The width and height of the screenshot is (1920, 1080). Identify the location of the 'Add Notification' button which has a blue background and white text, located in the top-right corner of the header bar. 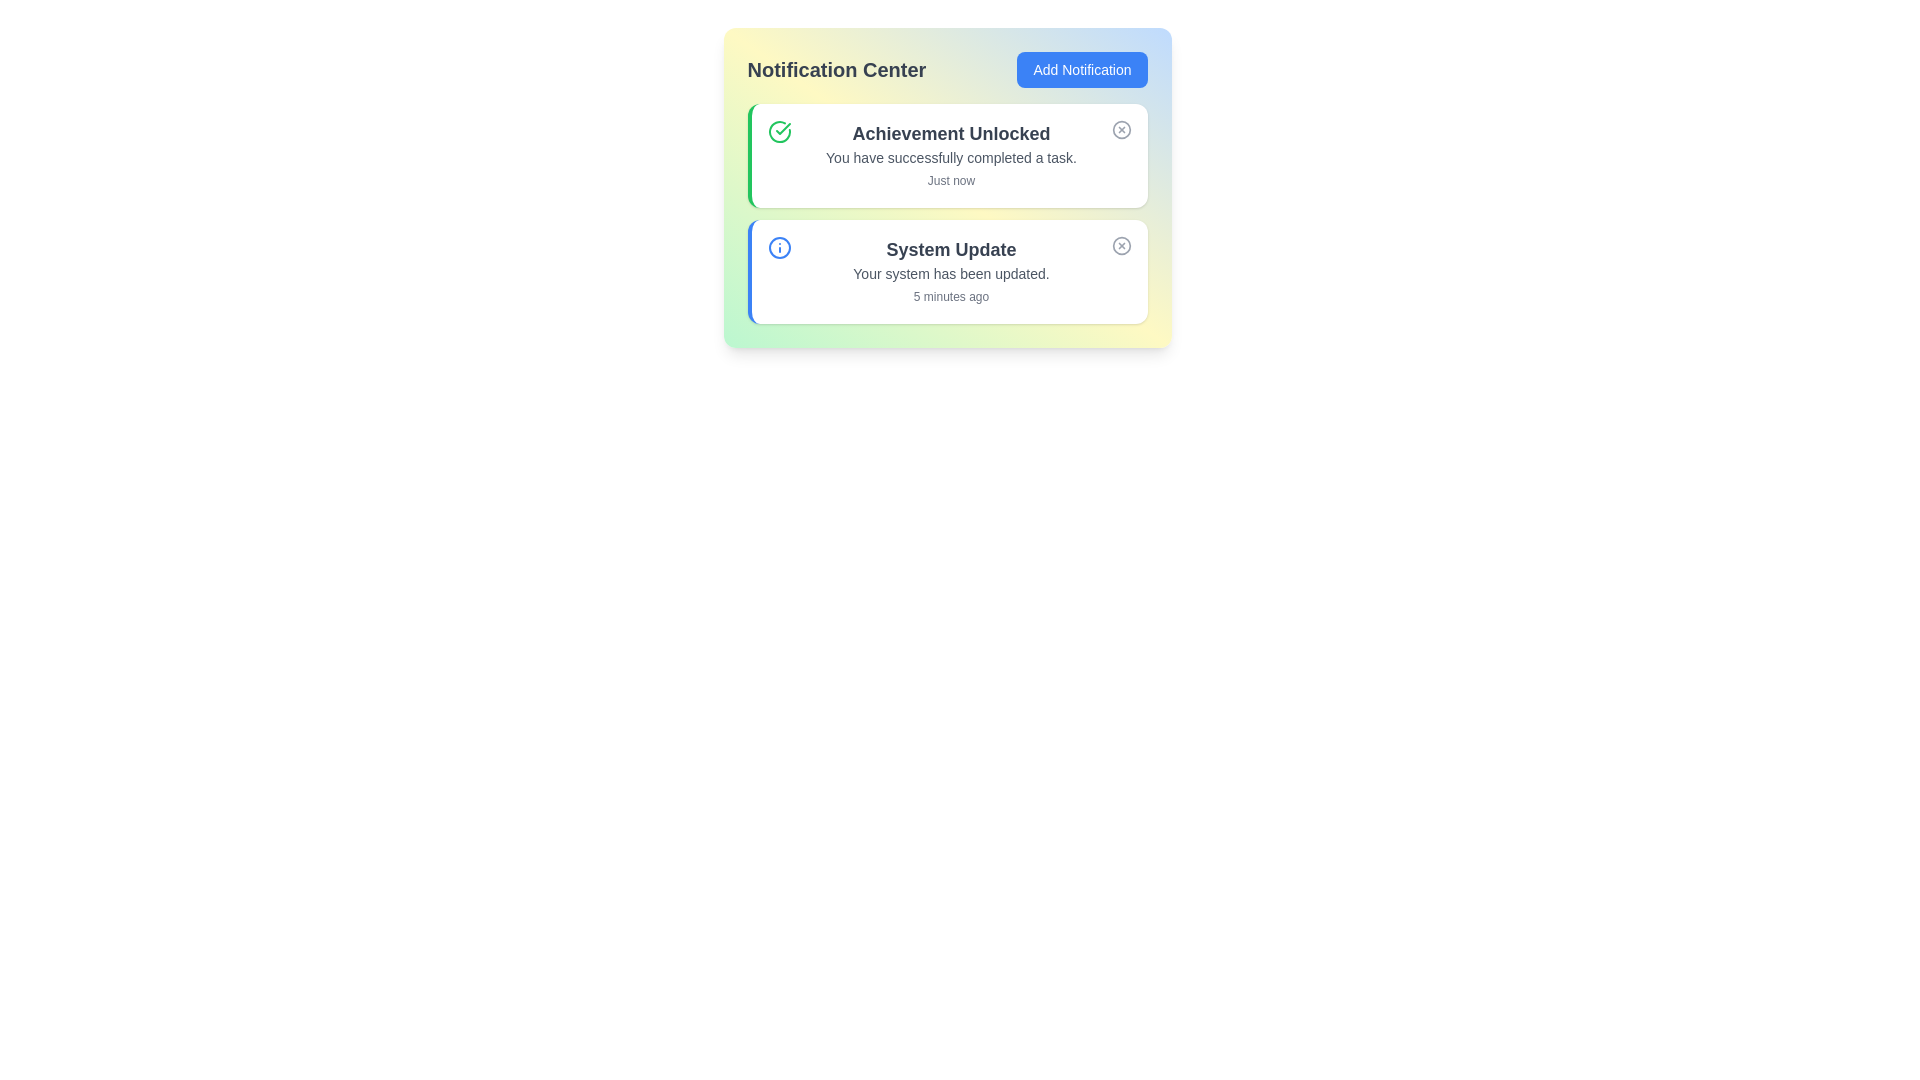
(1081, 68).